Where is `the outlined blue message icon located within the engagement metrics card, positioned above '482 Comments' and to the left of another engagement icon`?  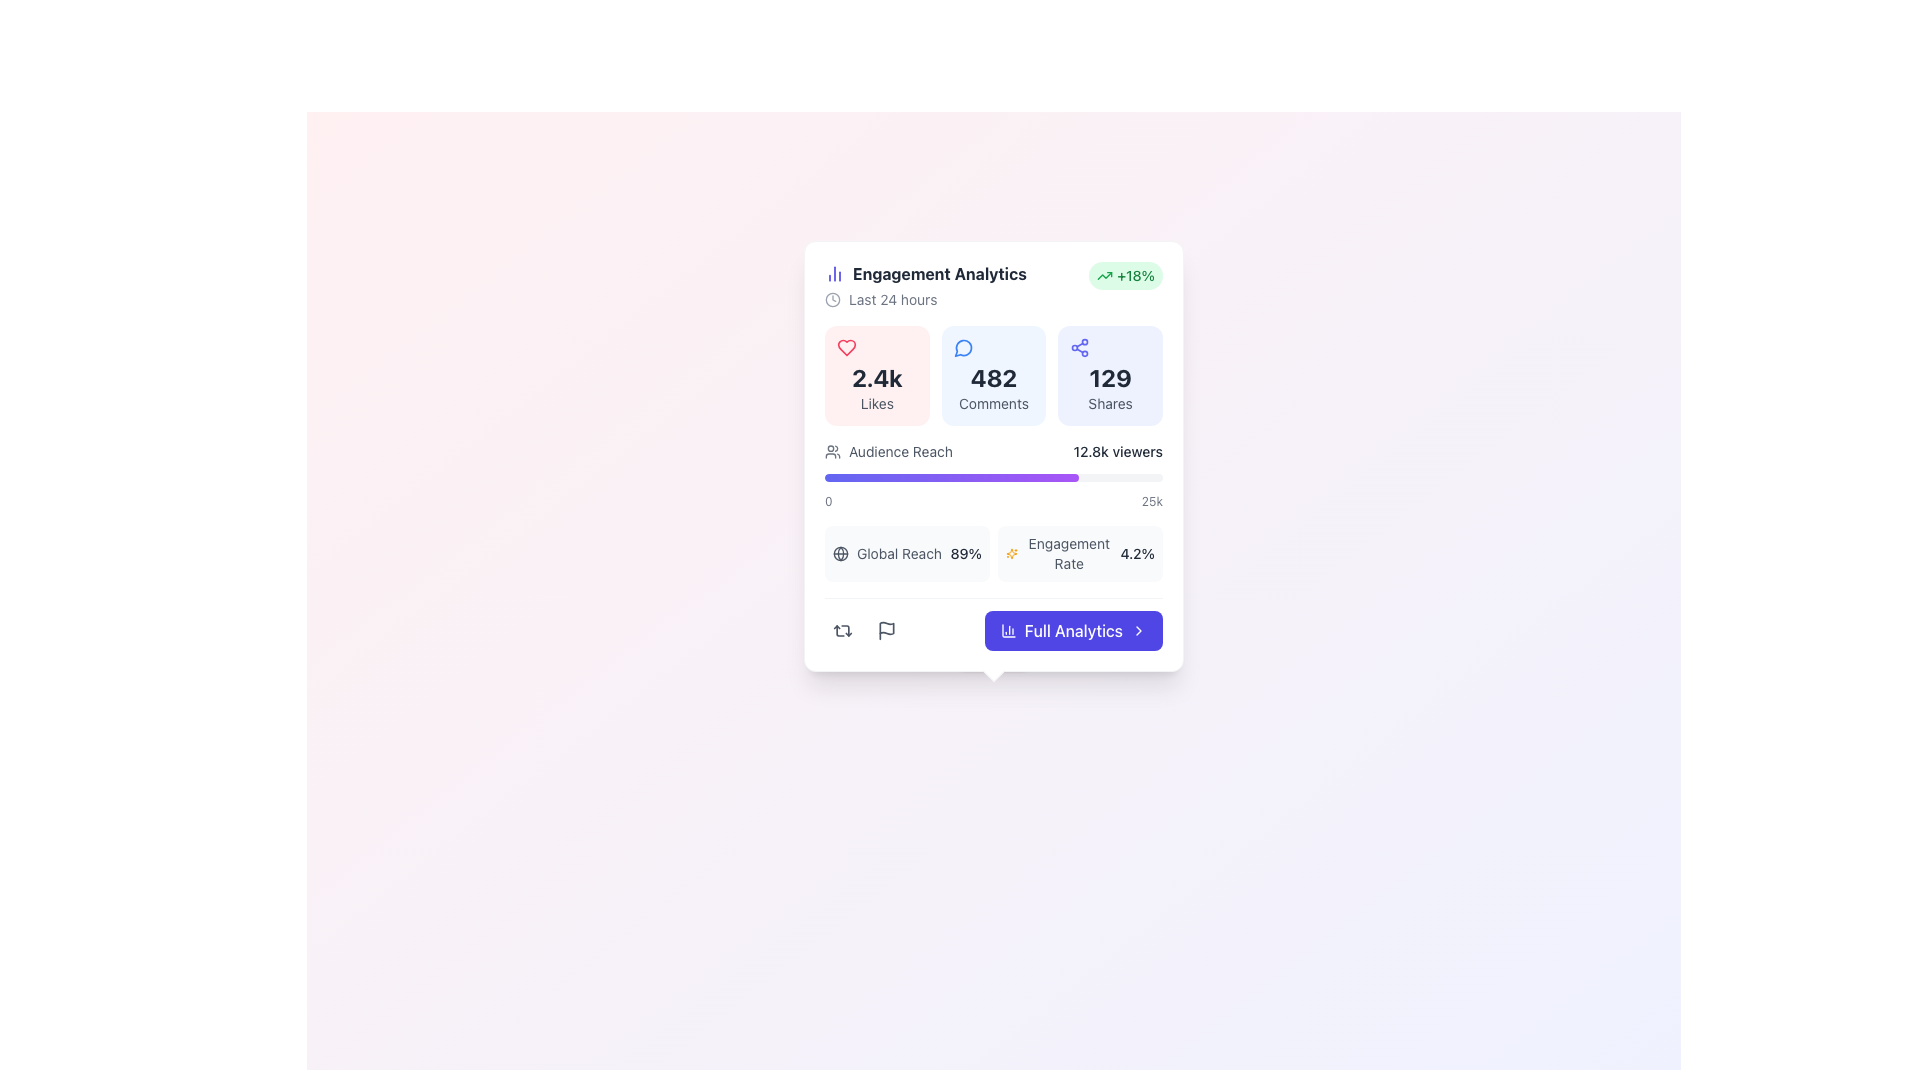
the outlined blue message icon located within the engagement metrics card, positioned above '482 Comments' and to the left of another engagement icon is located at coordinates (963, 346).